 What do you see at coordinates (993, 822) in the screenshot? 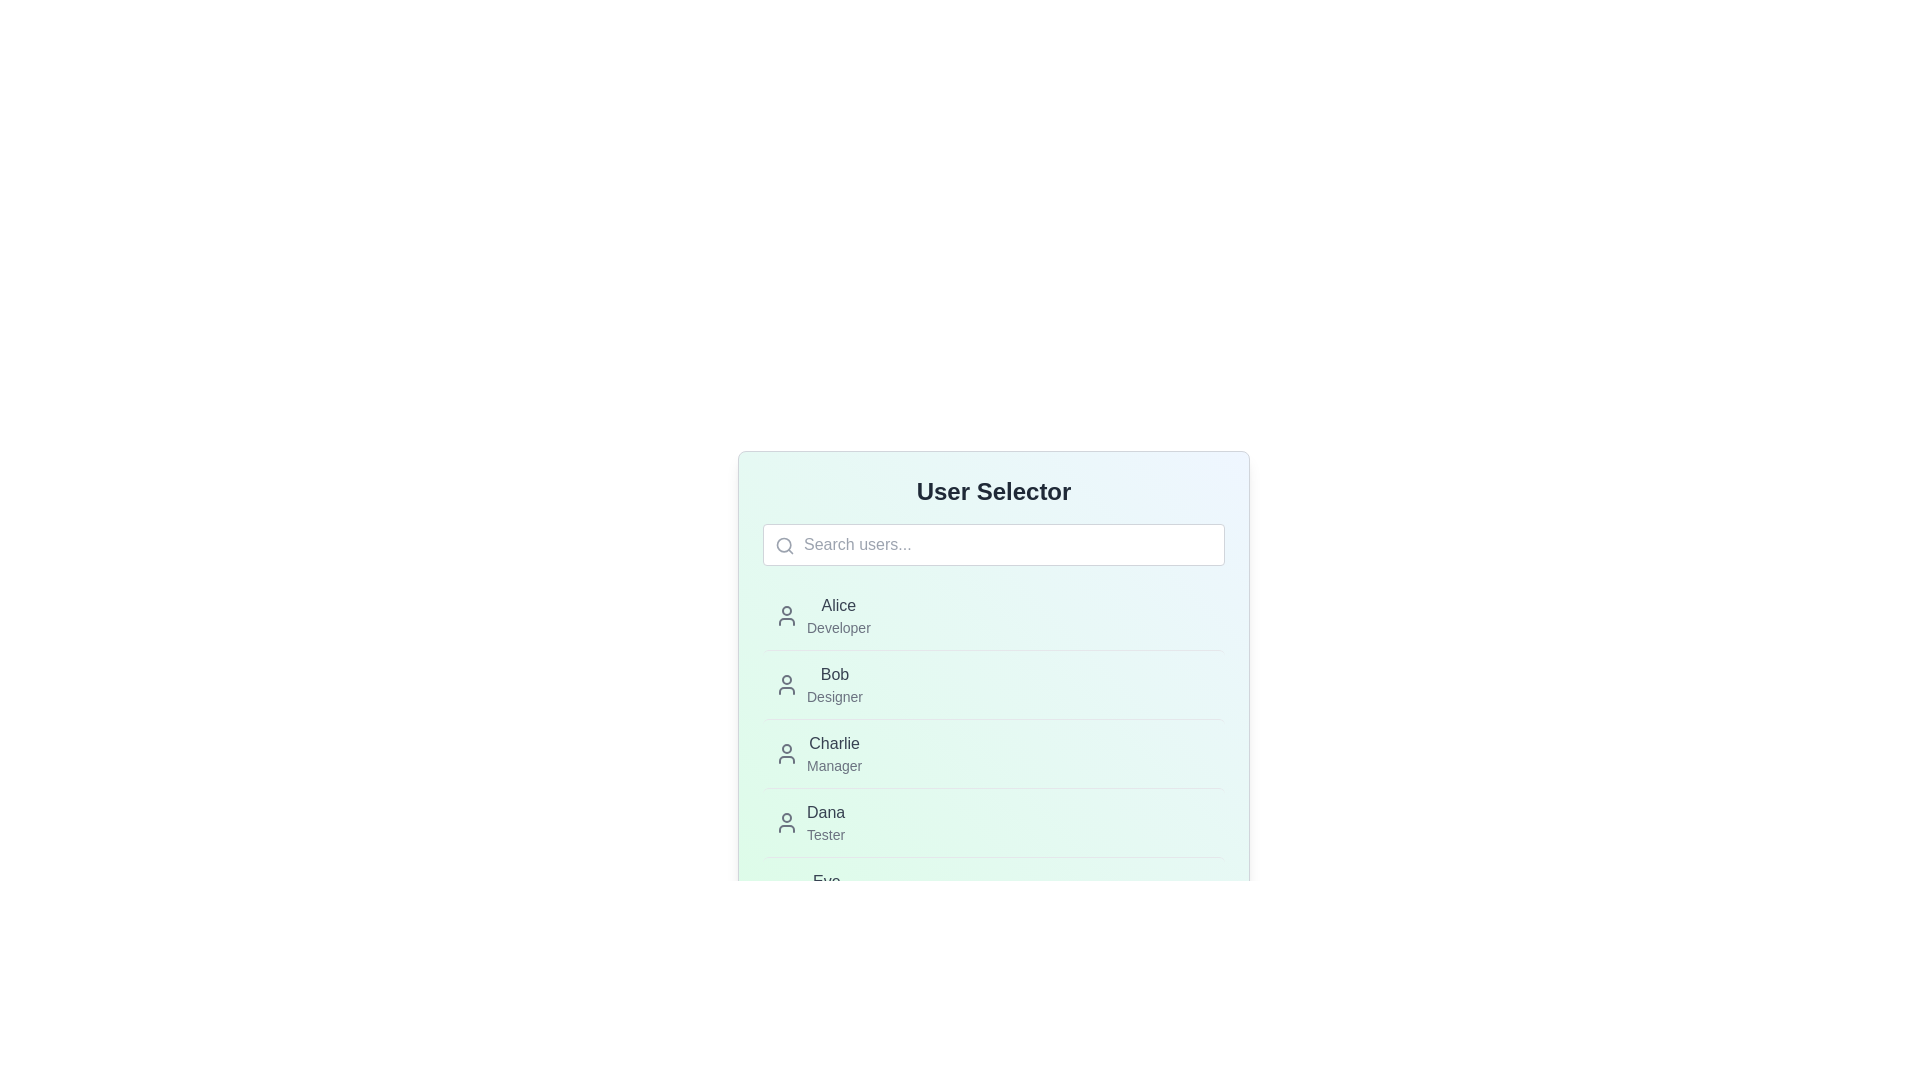
I see `the user list item representing Dana, who has the role of 'Tester'` at bounding box center [993, 822].